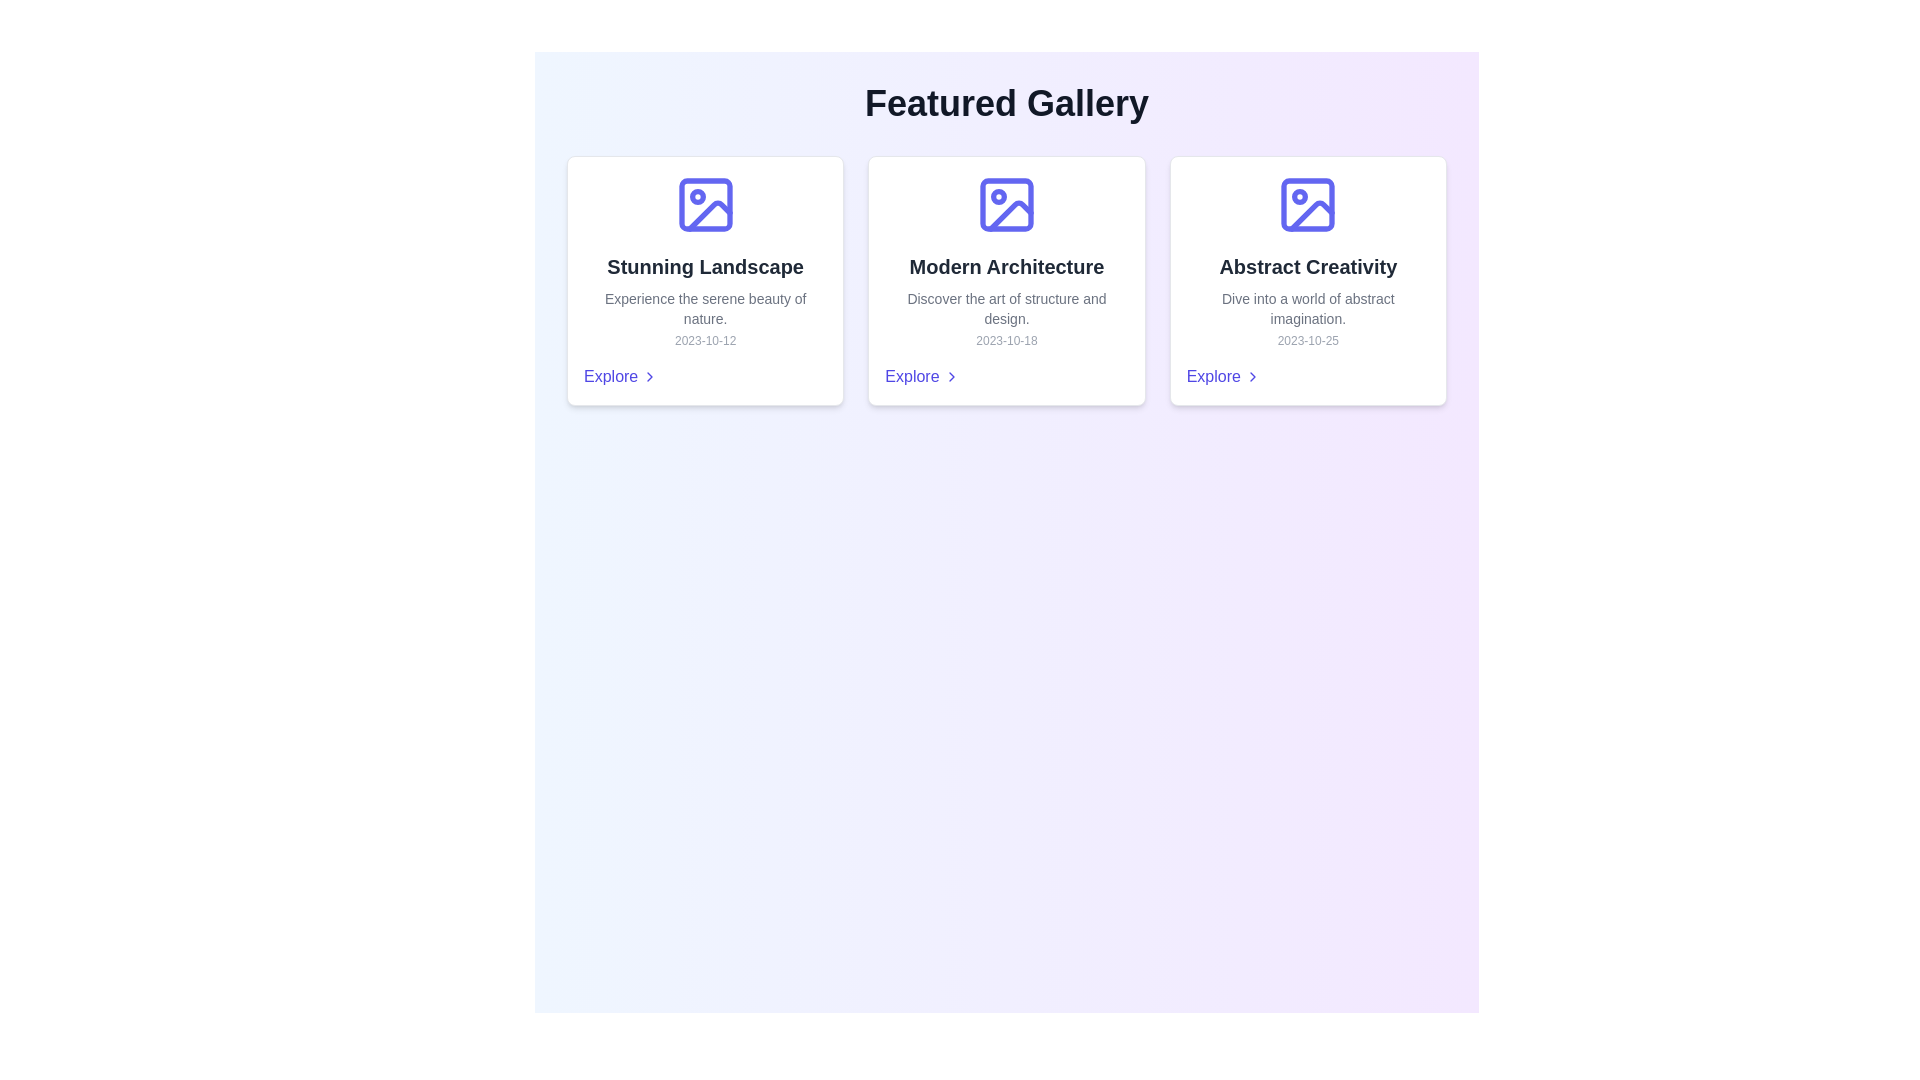  What do you see at coordinates (620, 377) in the screenshot?
I see `the button-like link with an associated icon located at the bottom-left of the white card labeled 'Stunning Landscape'` at bounding box center [620, 377].